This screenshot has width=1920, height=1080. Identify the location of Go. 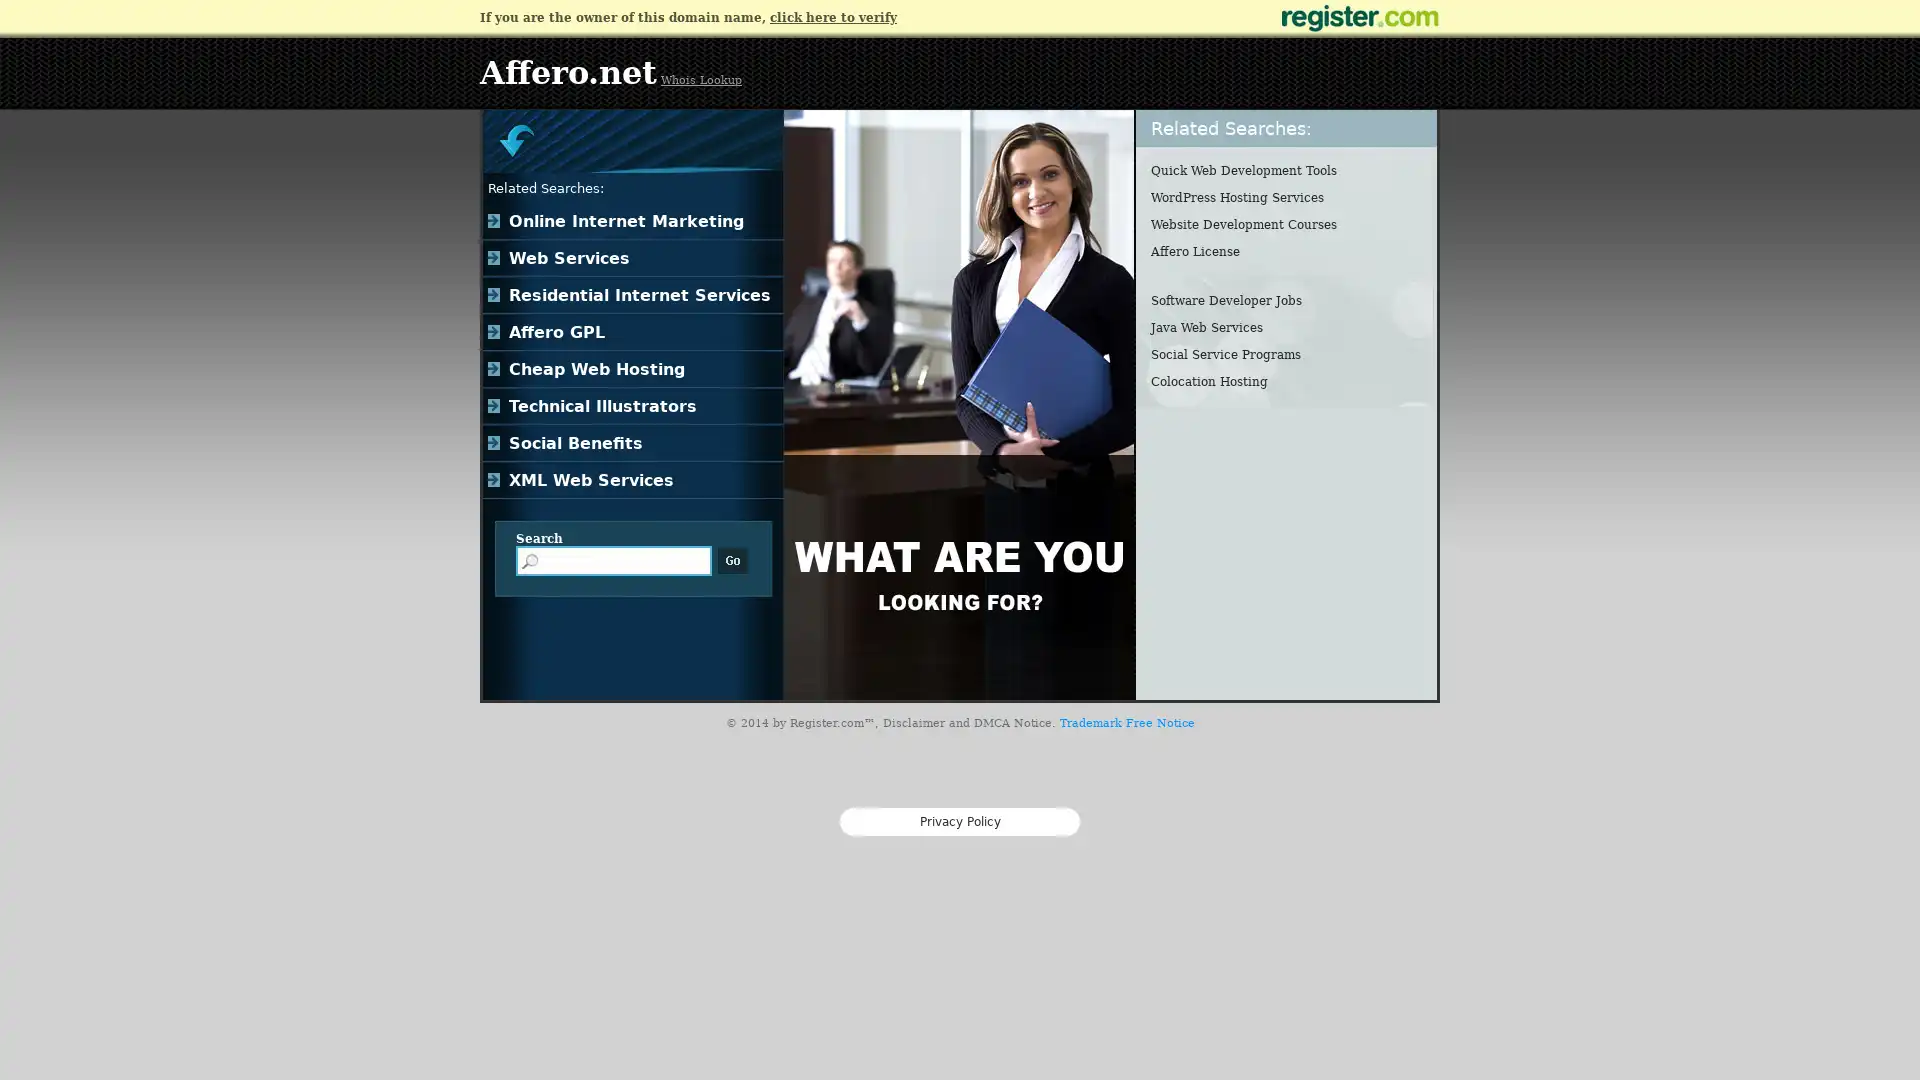
(732, 560).